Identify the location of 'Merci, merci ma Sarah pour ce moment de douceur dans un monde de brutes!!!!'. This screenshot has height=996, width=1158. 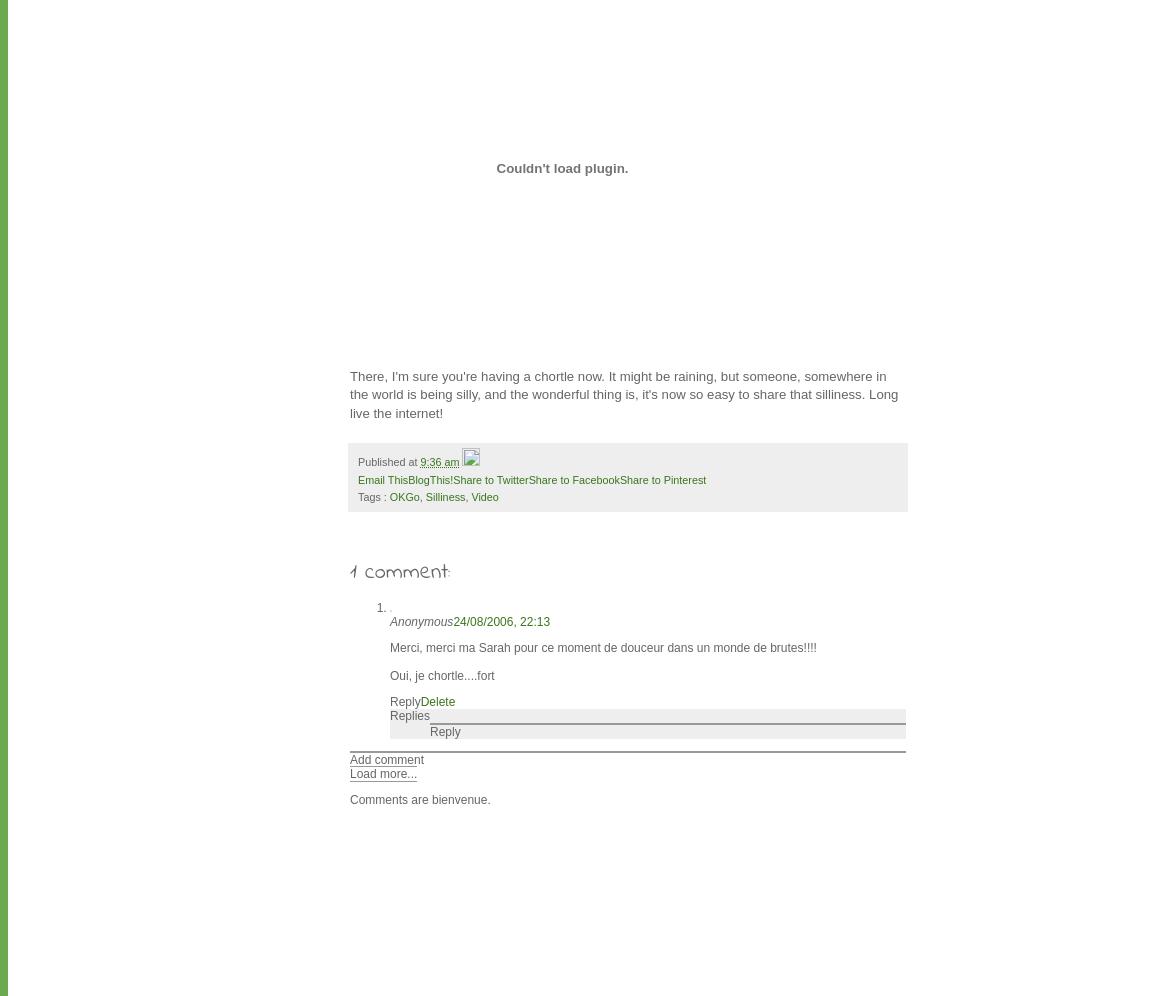
(601, 646).